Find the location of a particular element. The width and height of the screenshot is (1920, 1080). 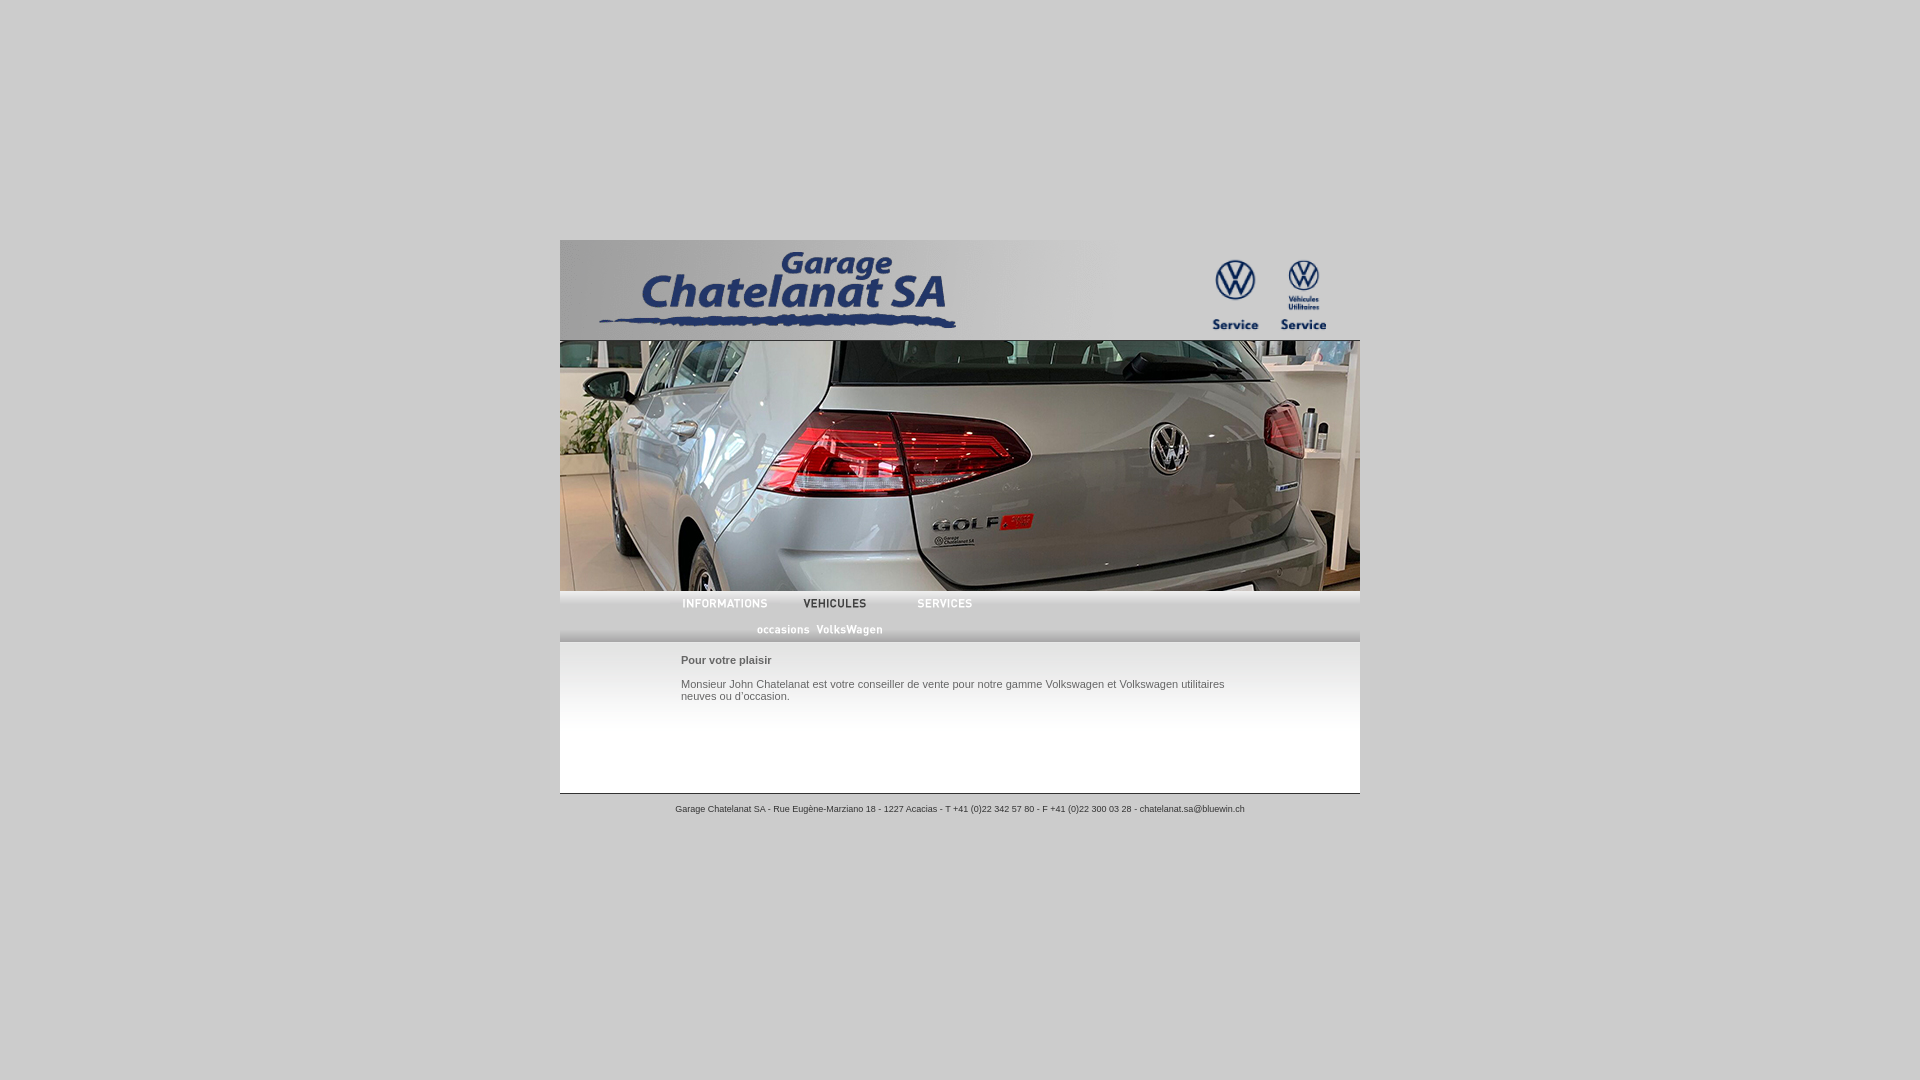

'chatelanat.sa@bluewin.ch' is located at coordinates (1192, 808).